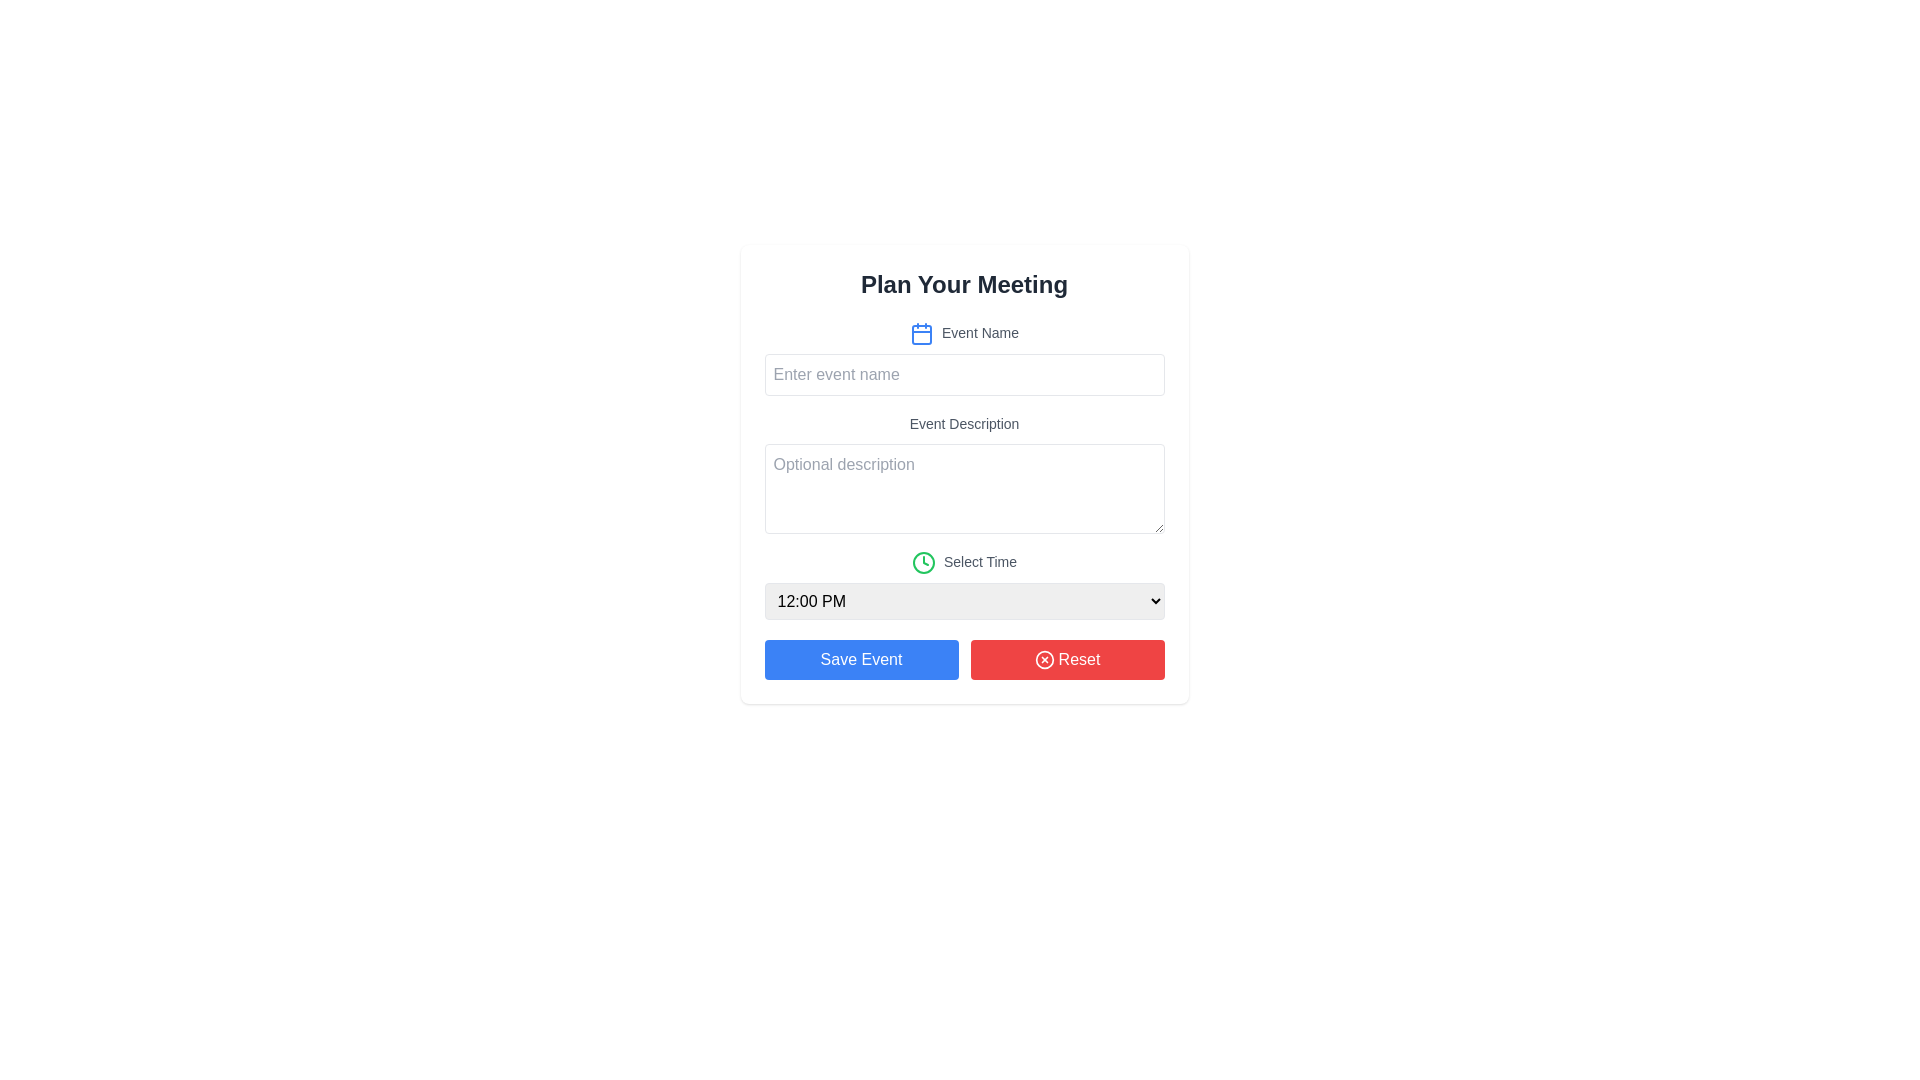 The height and width of the screenshot is (1080, 1920). What do you see at coordinates (920, 332) in the screenshot?
I see `the decorative calendar icon located to the left of the 'Event Name' text input field` at bounding box center [920, 332].